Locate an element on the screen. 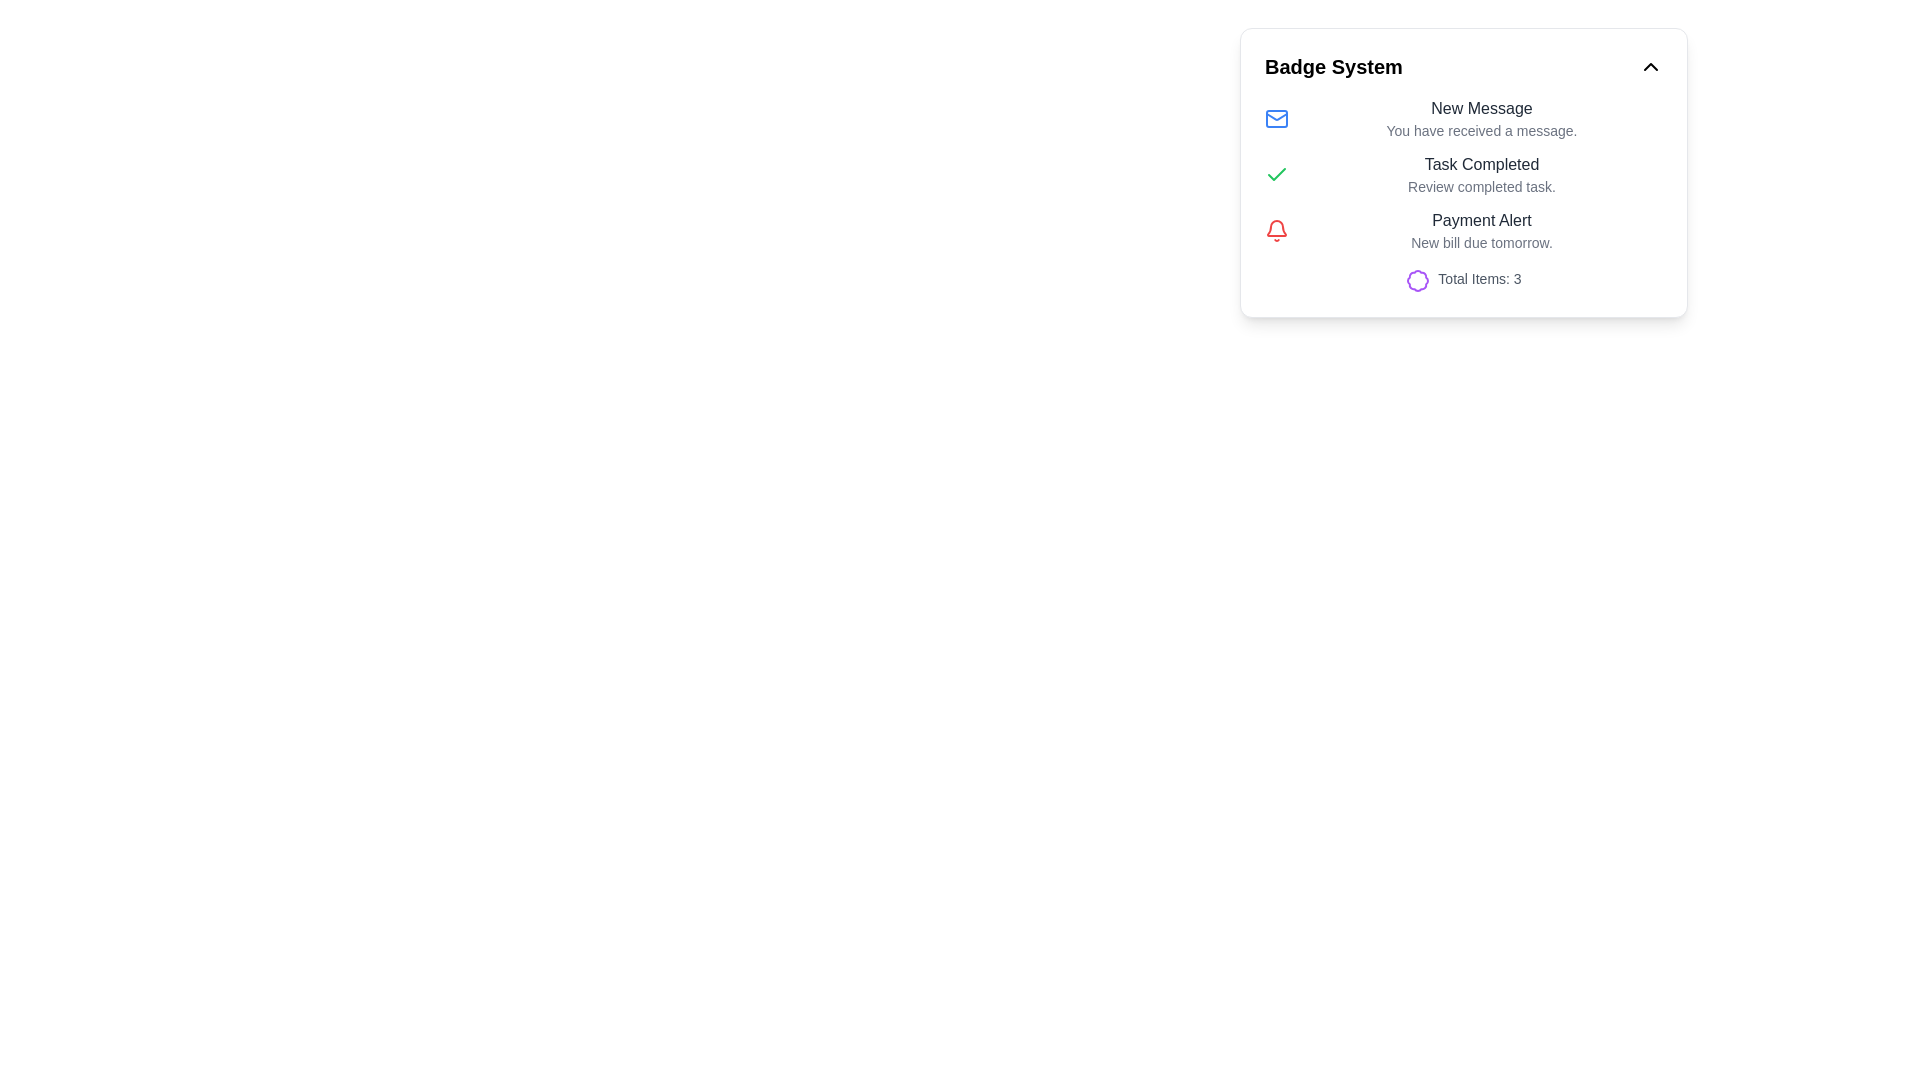 Image resolution: width=1920 pixels, height=1080 pixels. text content of the 'New Message' label, which displays 'New Message' in bold and 'You have received a message.' below it is located at coordinates (1482, 119).